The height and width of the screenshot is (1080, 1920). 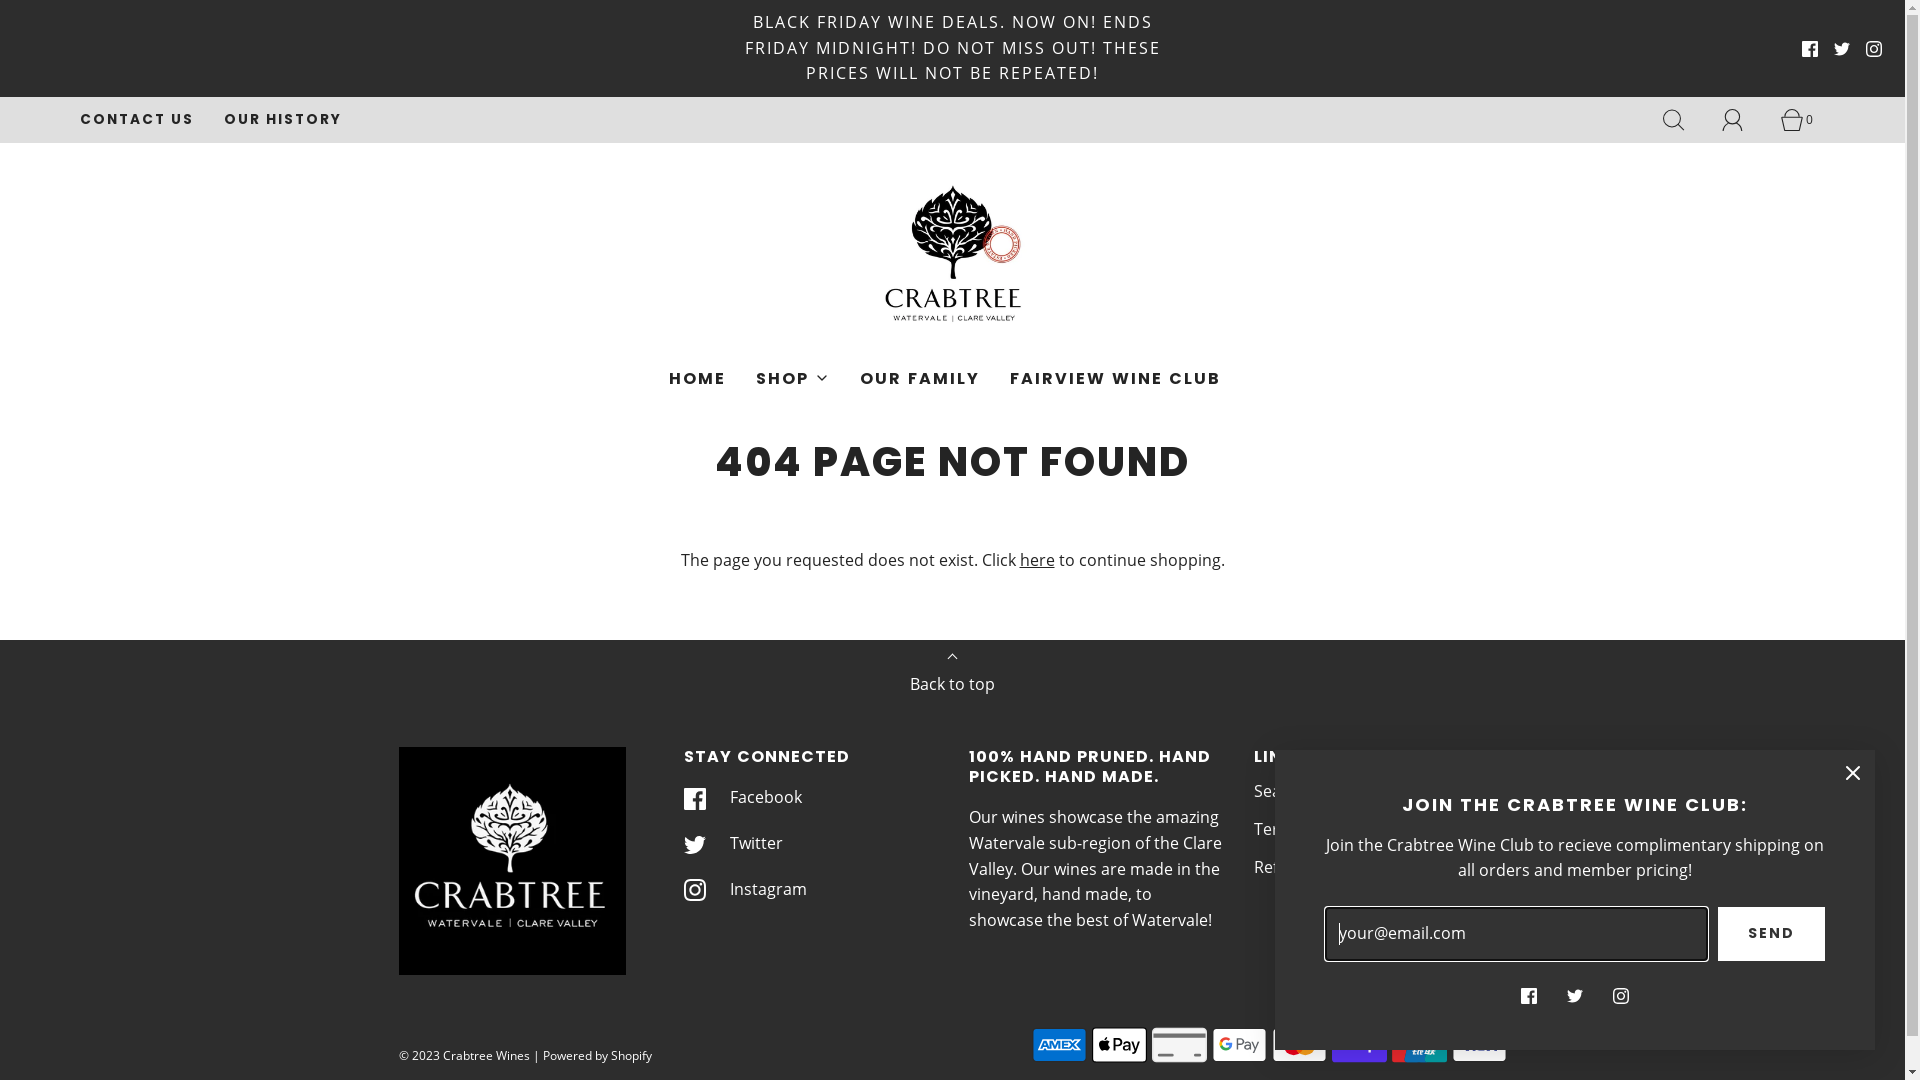 What do you see at coordinates (919, 378) in the screenshot?
I see `'OUR FAMILY'` at bounding box center [919, 378].